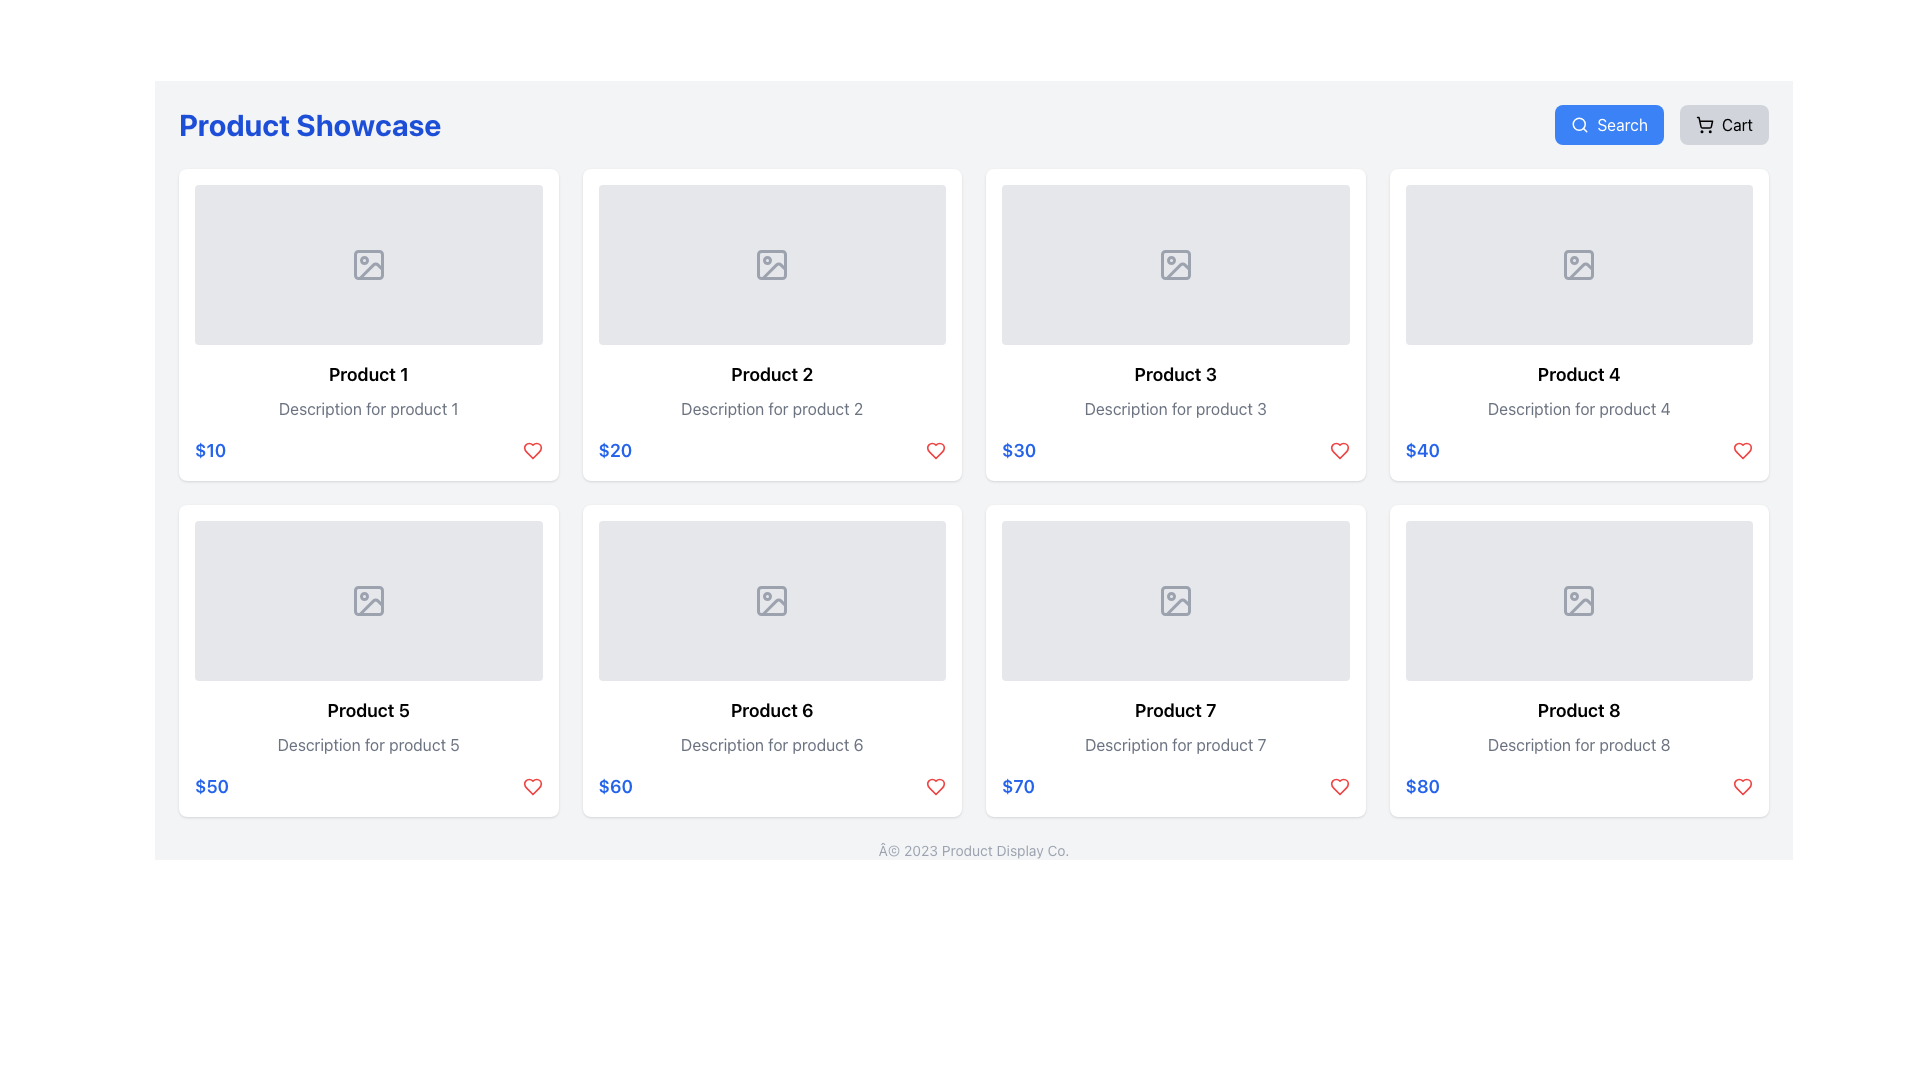 This screenshot has width=1920, height=1080. What do you see at coordinates (771, 374) in the screenshot?
I see `the bold text label 'Product 2' located in the second product card at the specified coordinates` at bounding box center [771, 374].